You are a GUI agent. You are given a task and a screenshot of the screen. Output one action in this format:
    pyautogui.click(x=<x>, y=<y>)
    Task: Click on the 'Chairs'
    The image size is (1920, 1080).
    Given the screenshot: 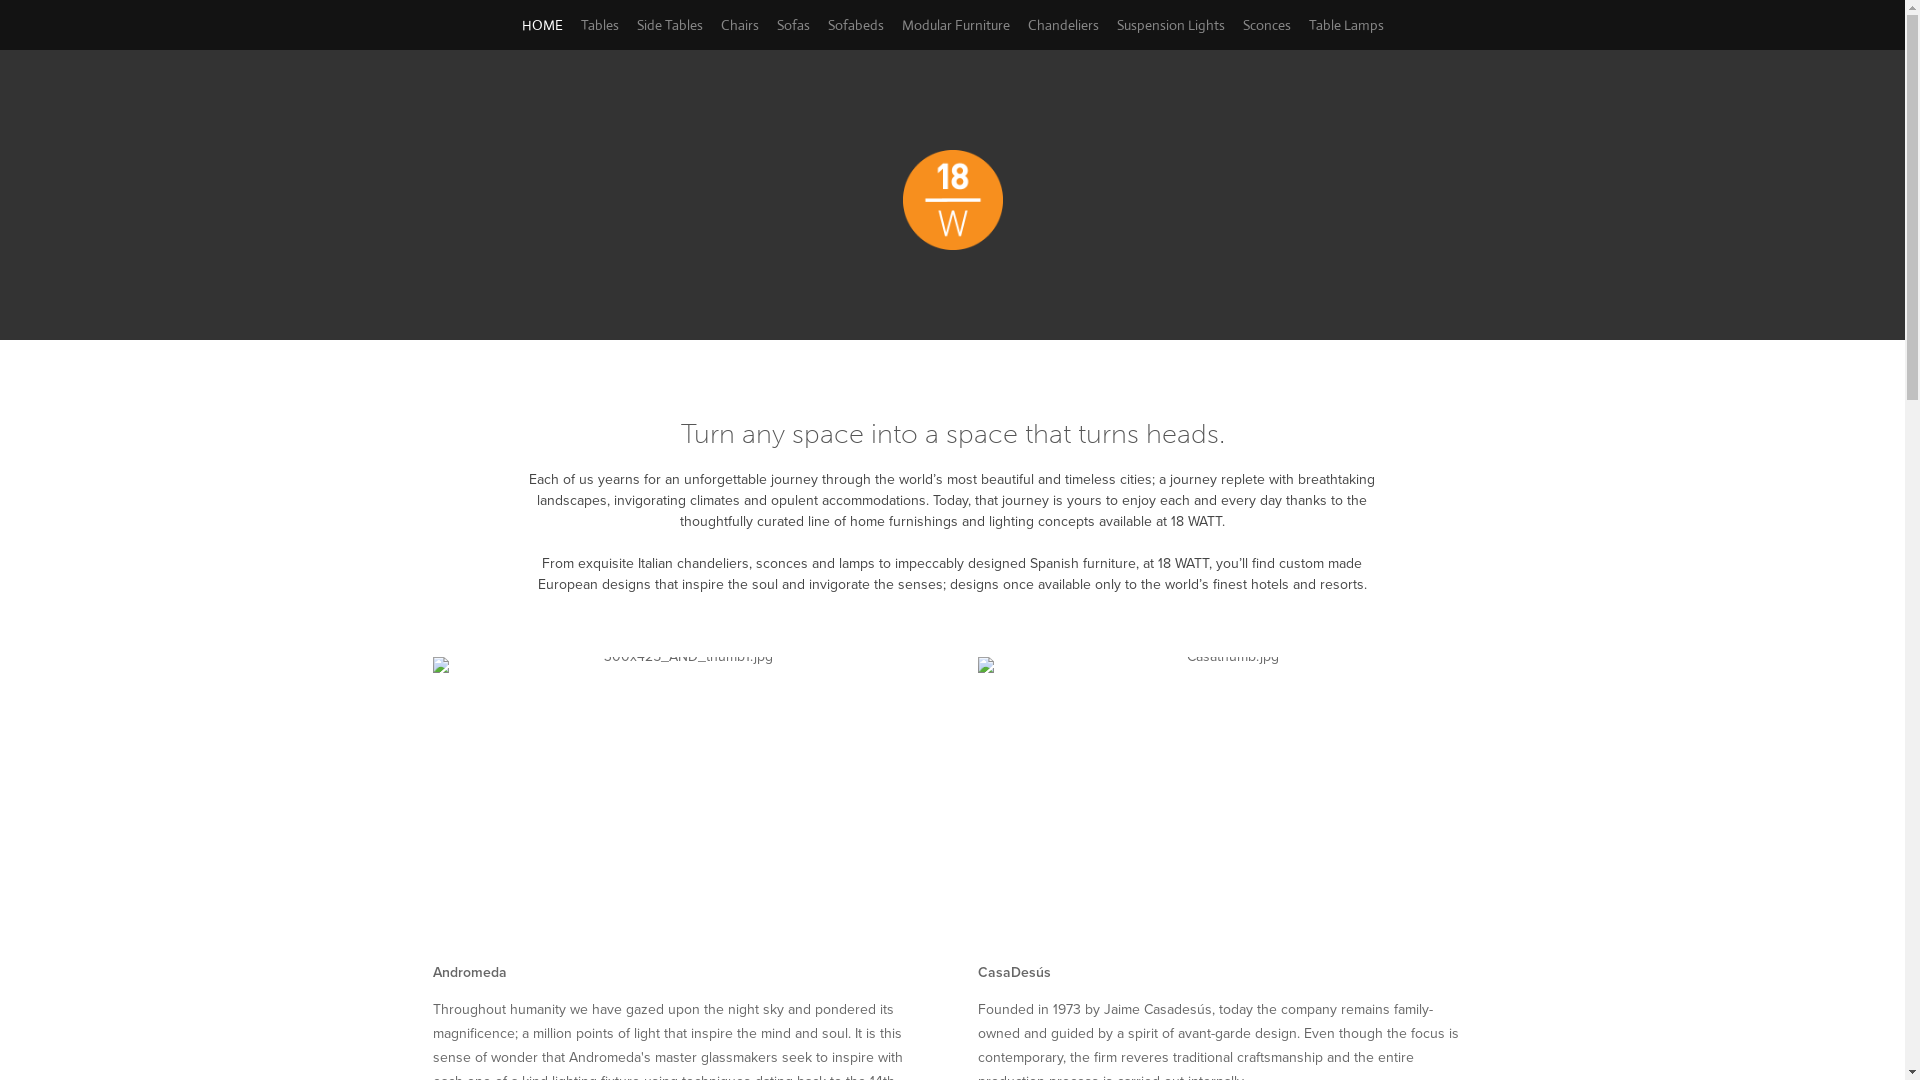 What is the action you would take?
    pyautogui.click(x=738, y=24)
    